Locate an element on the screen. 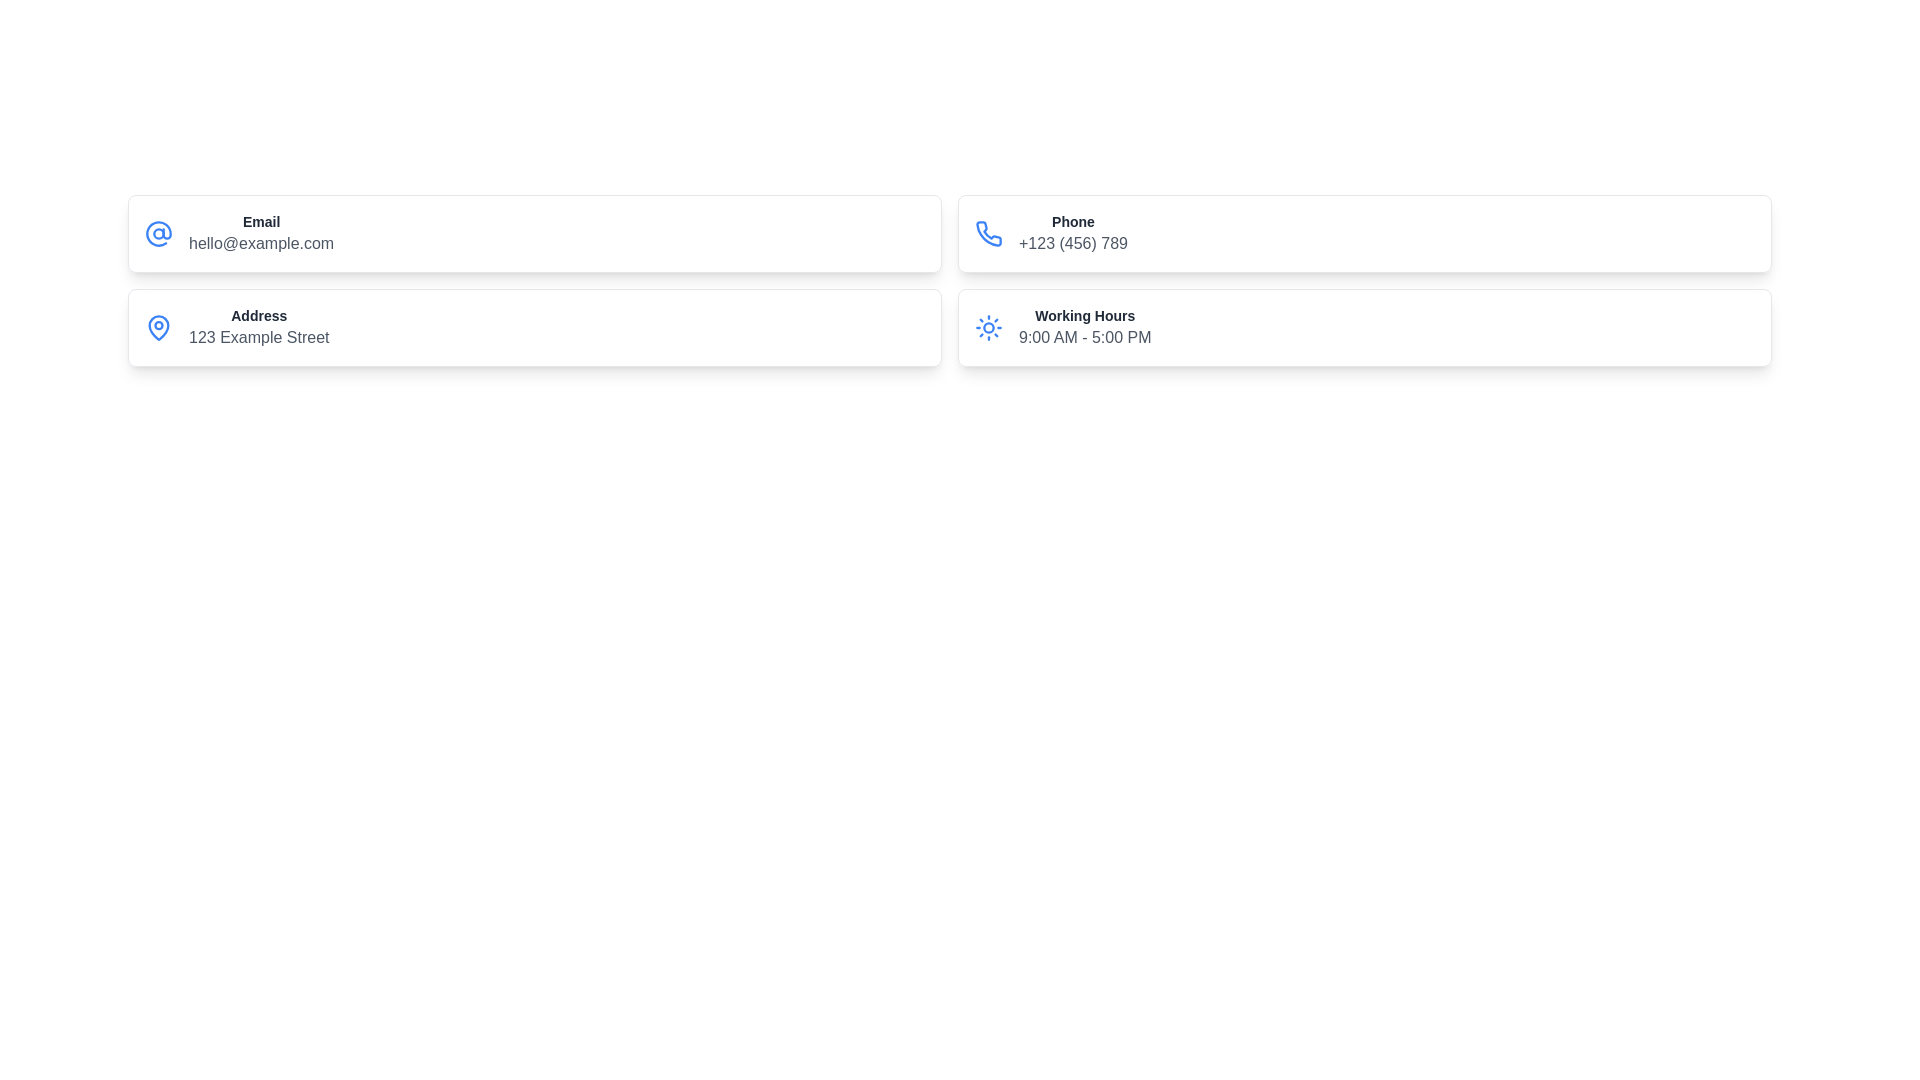 The height and width of the screenshot is (1080, 1920). the textual information display labeled 'Phone' which shows the phone number '+123 (456) 789', styled in bold dark font on a light background is located at coordinates (1072, 233).